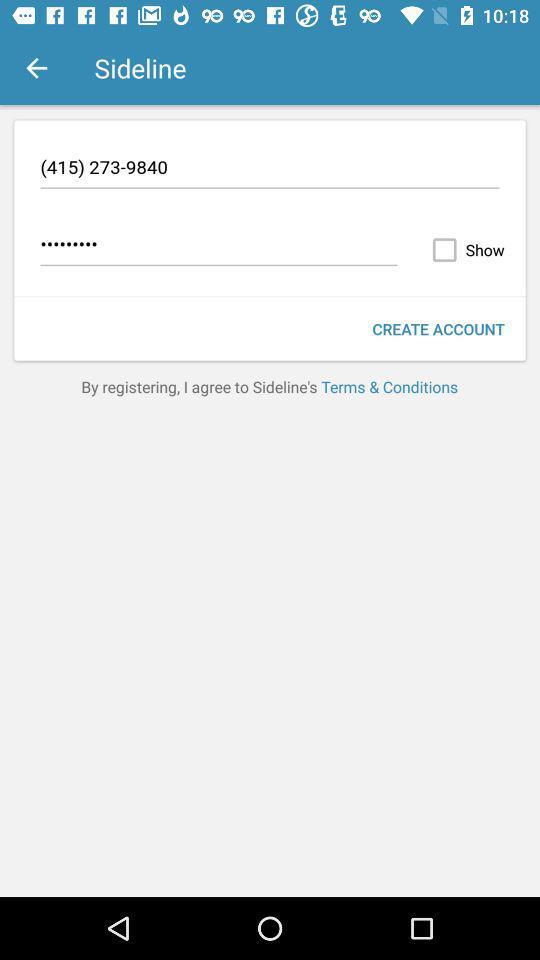 The image size is (540, 960). What do you see at coordinates (269, 385) in the screenshot?
I see `the by registering i icon` at bounding box center [269, 385].